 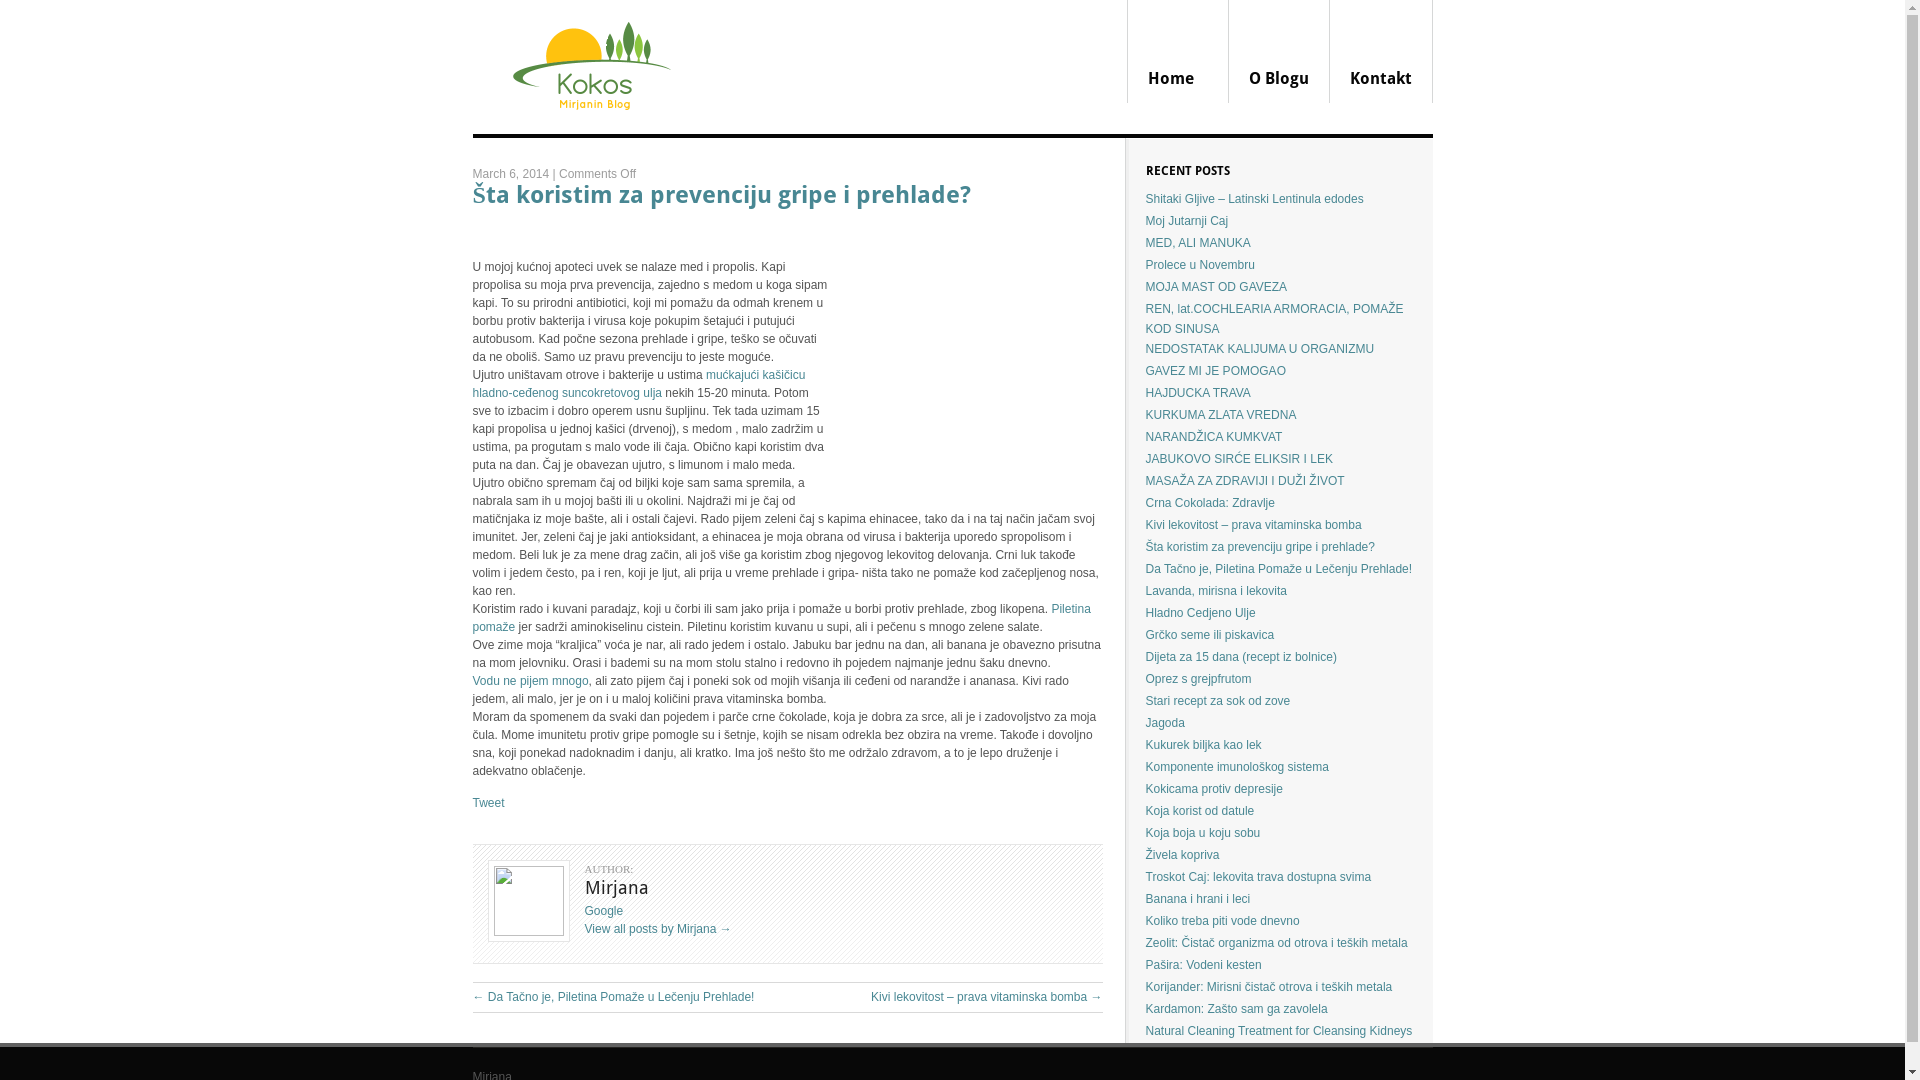 What do you see at coordinates (529, 680) in the screenshot?
I see `'Vodu ne pijem mnogo'` at bounding box center [529, 680].